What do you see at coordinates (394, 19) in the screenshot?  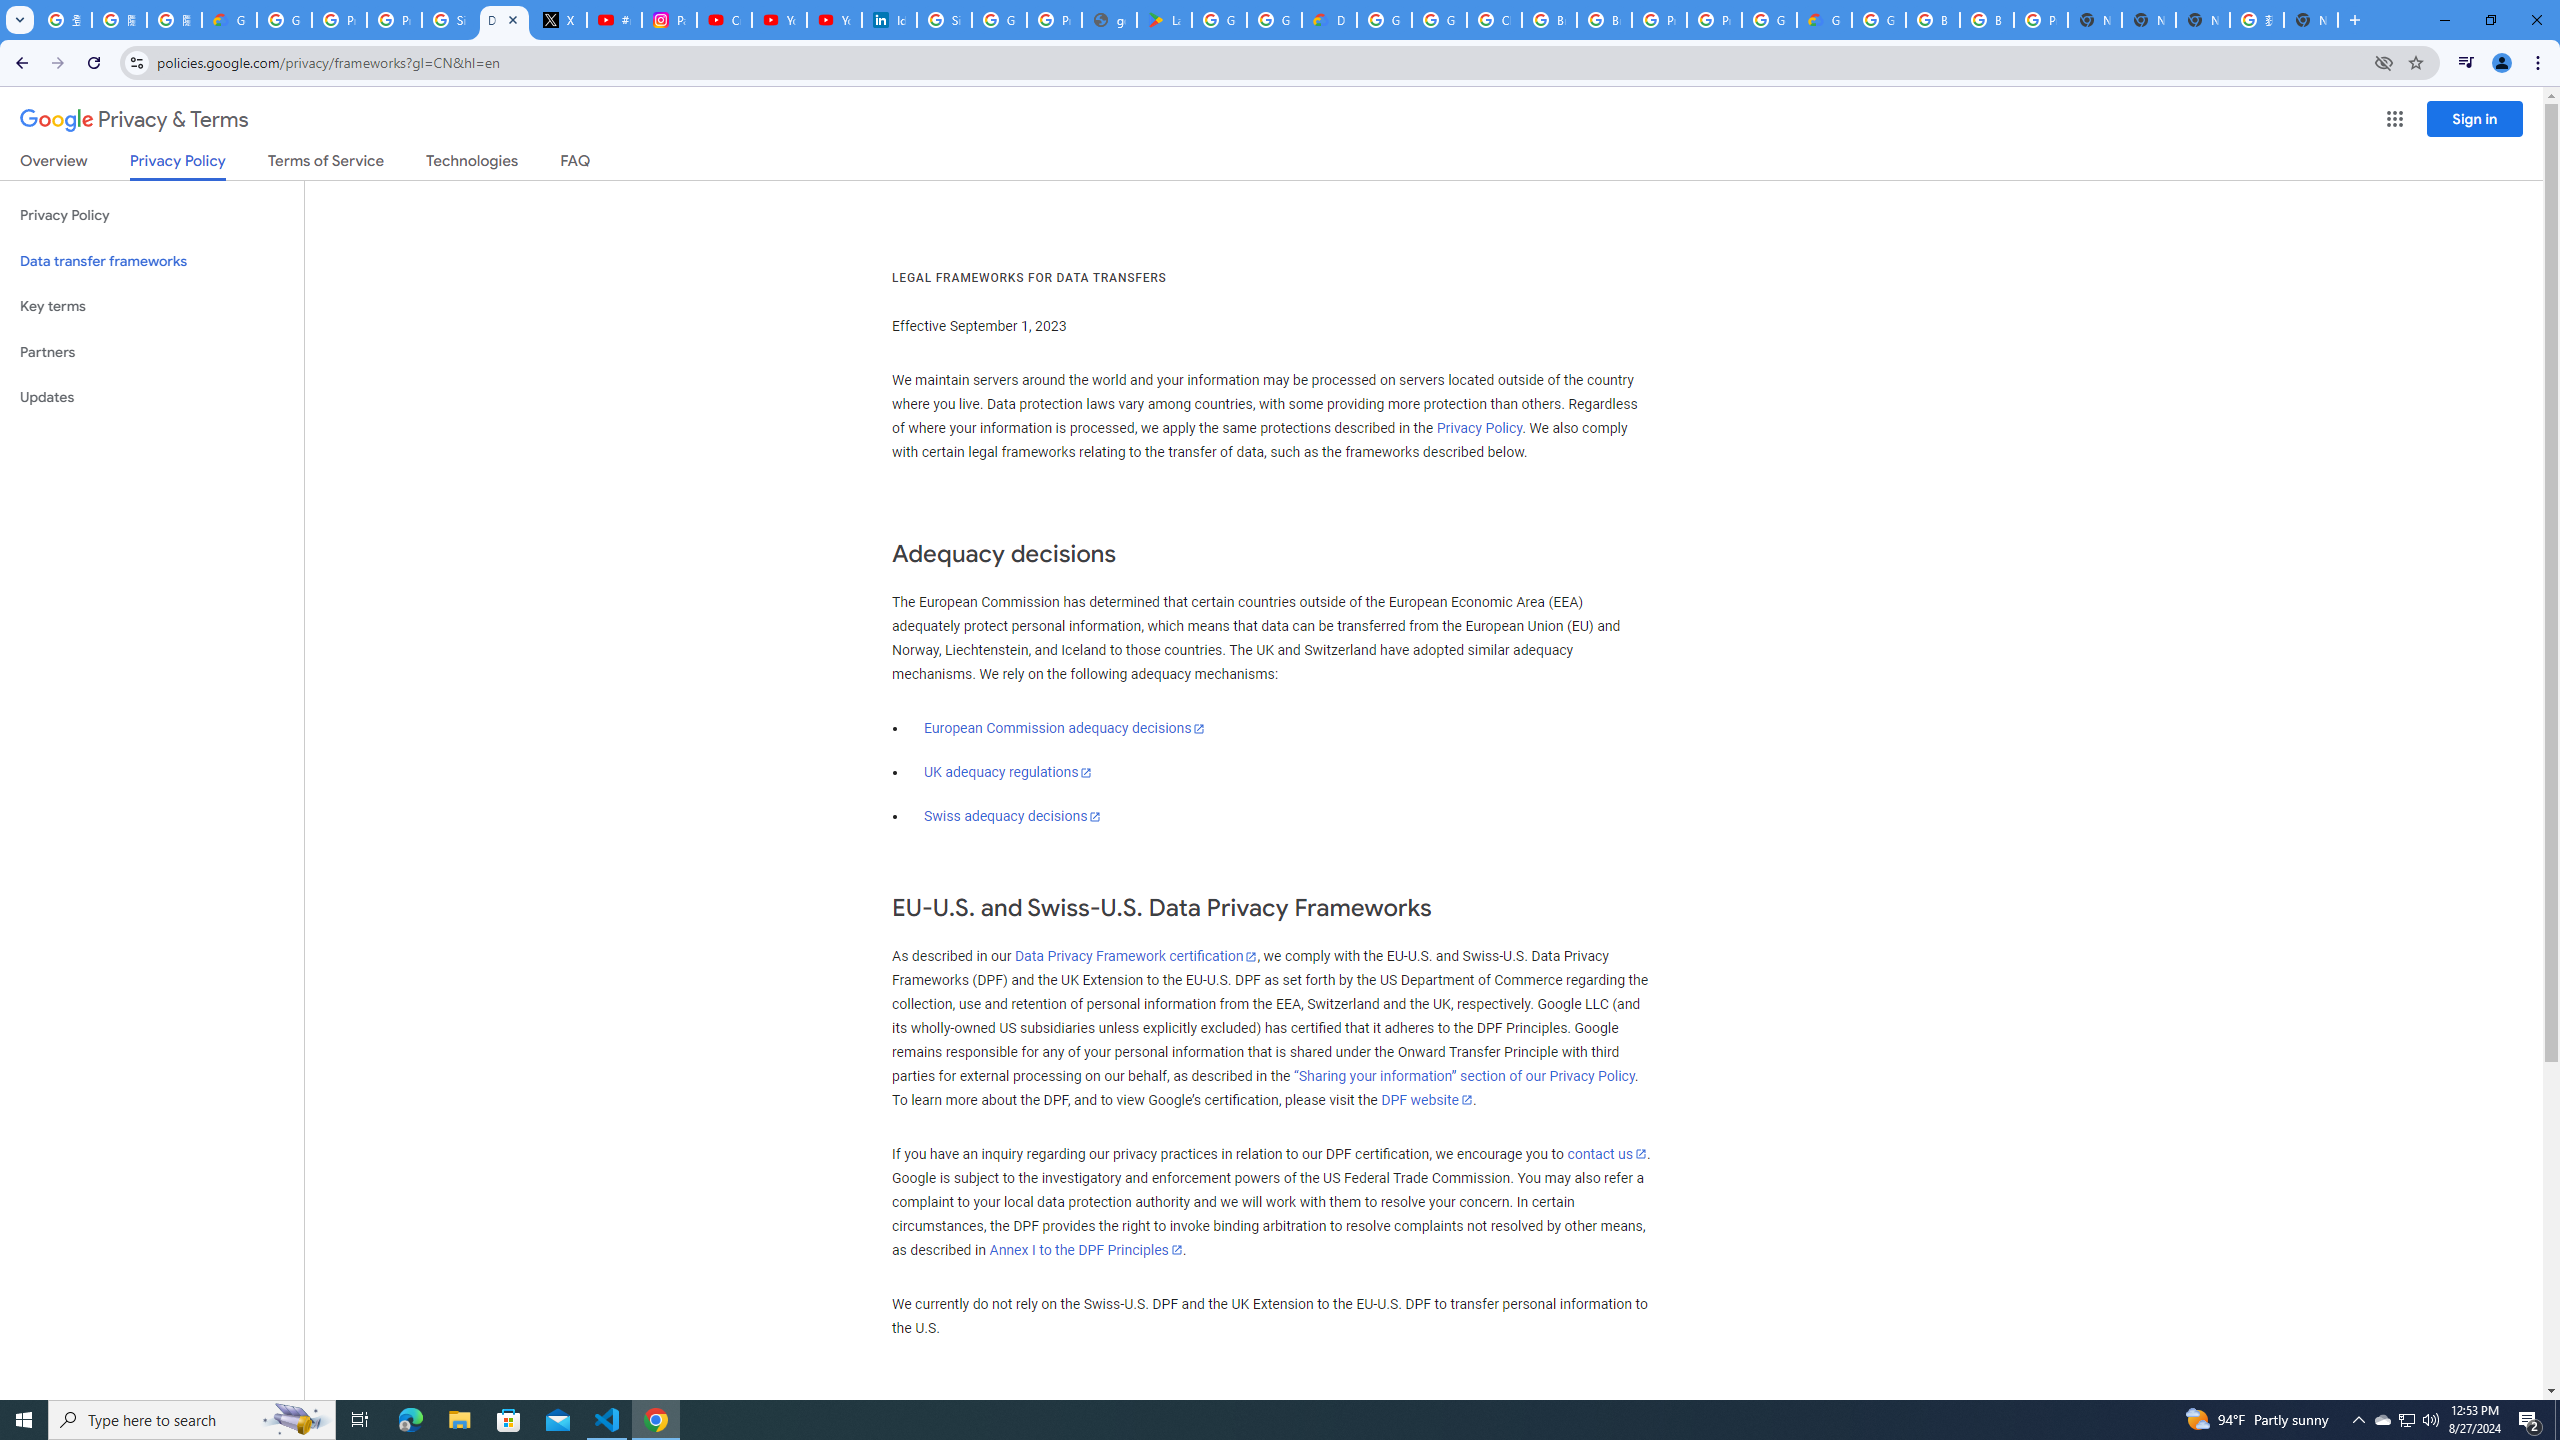 I see `'Privacy Help Center - Policies Help'` at bounding box center [394, 19].